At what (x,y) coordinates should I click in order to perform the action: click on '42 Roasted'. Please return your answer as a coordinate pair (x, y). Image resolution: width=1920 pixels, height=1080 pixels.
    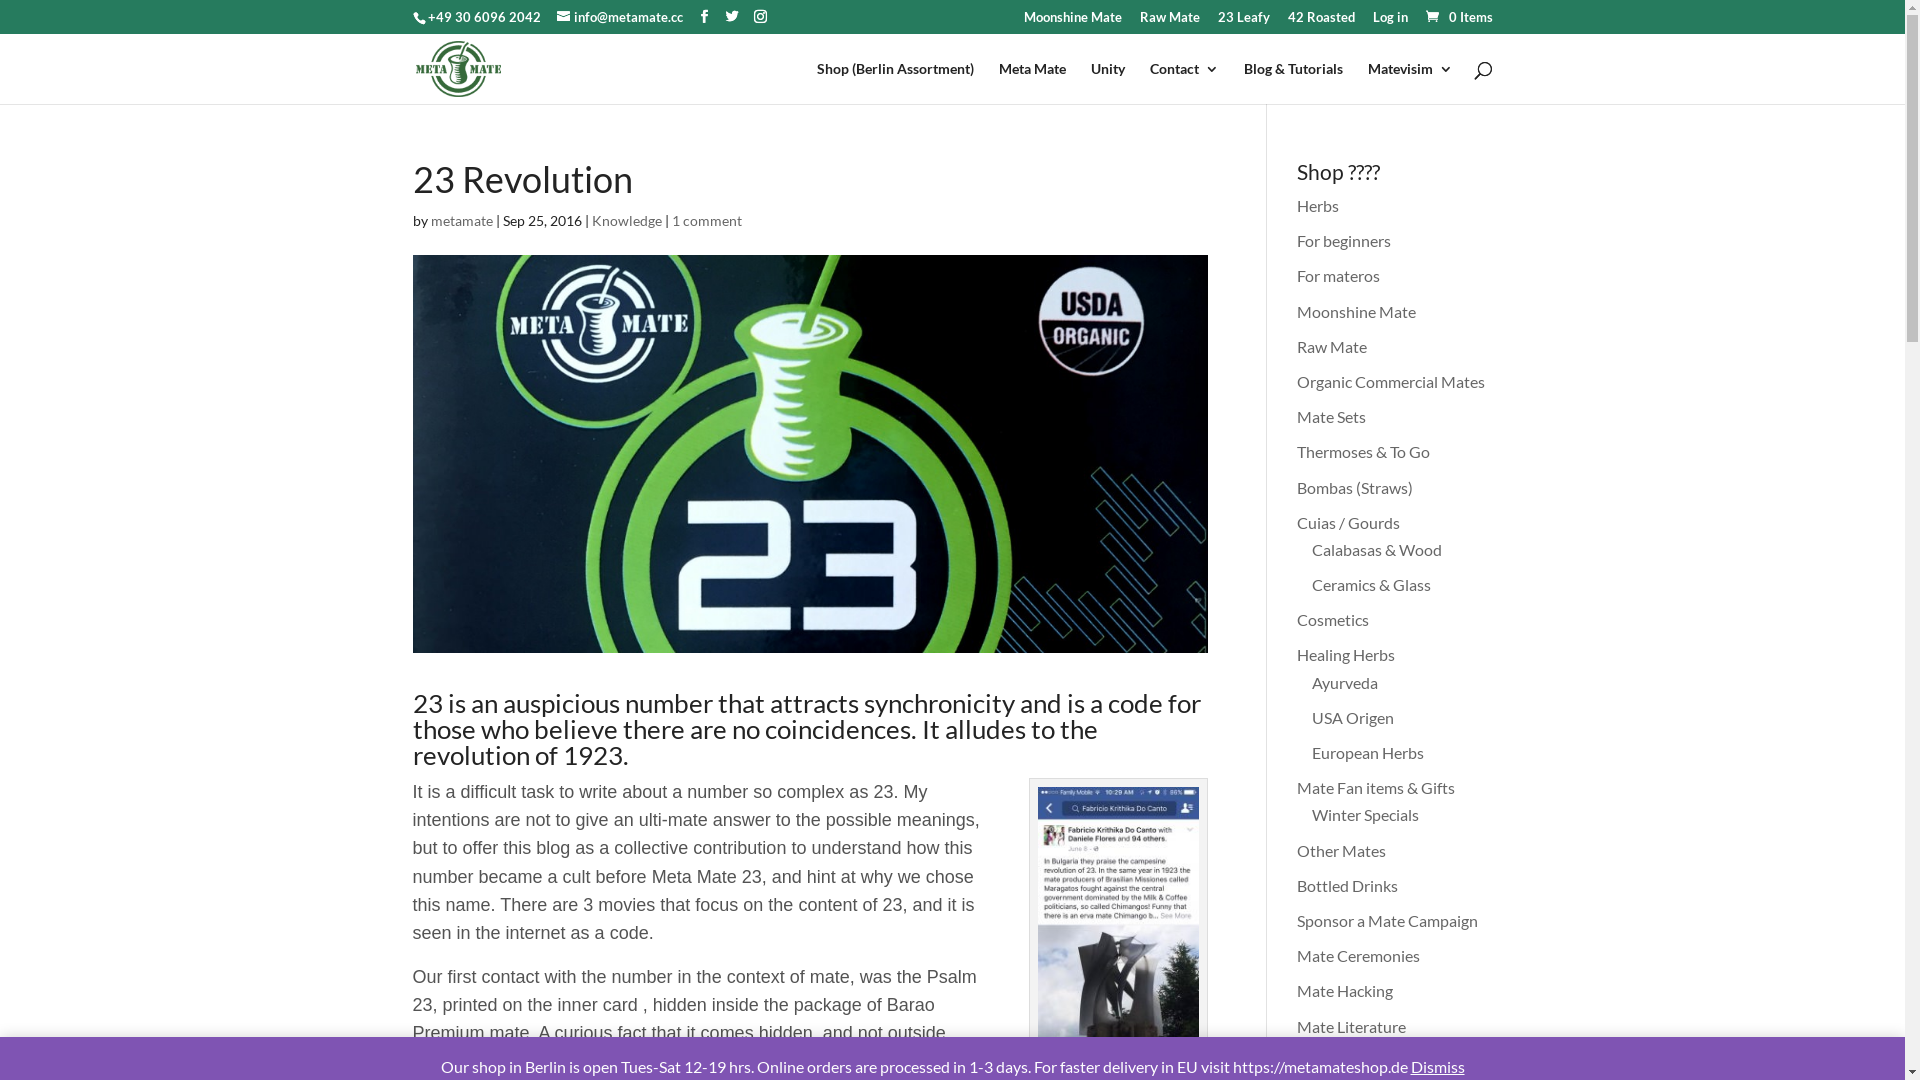
    Looking at the image, I should click on (1321, 22).